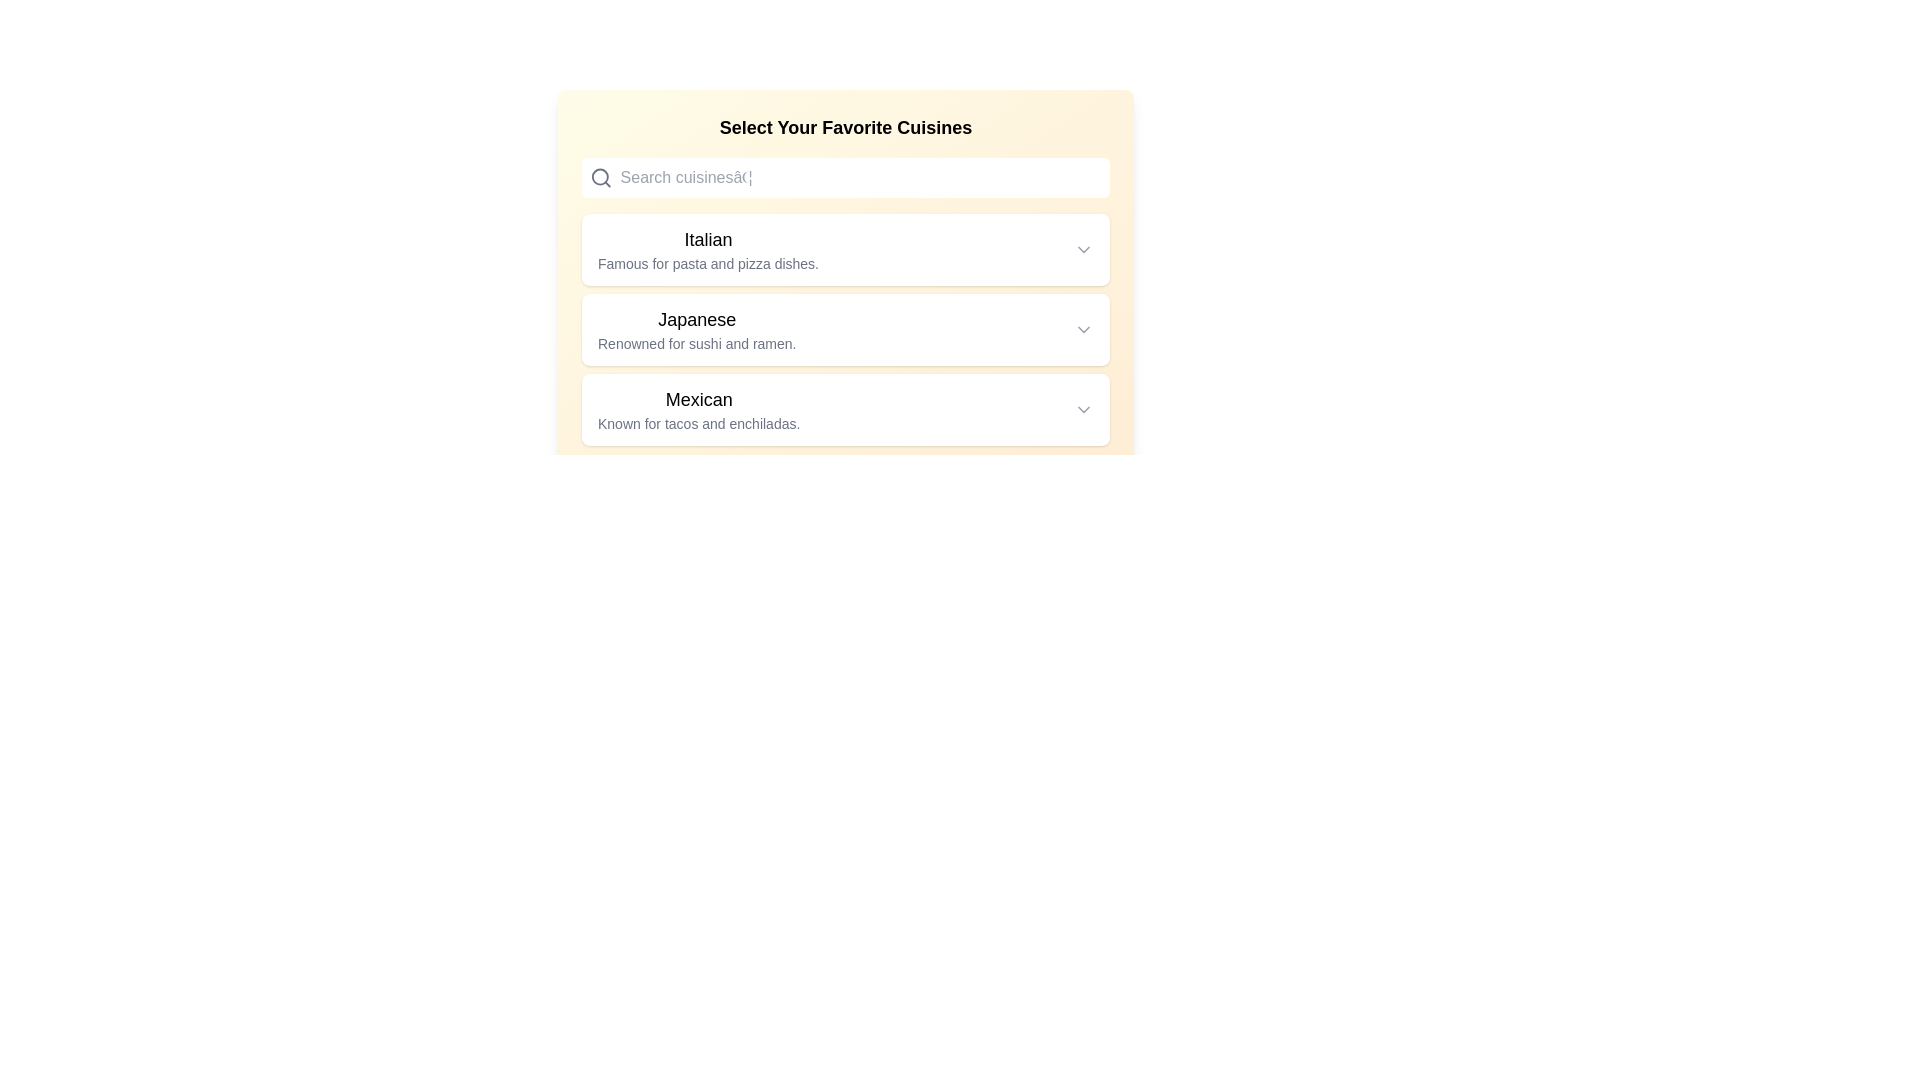 The image size is (1920, 1080). What do you see at coordinates (845, 408) in the screenshot?
I see `the third list item that represents 'Mexican' cuisine` at bounding box center [845, 408].